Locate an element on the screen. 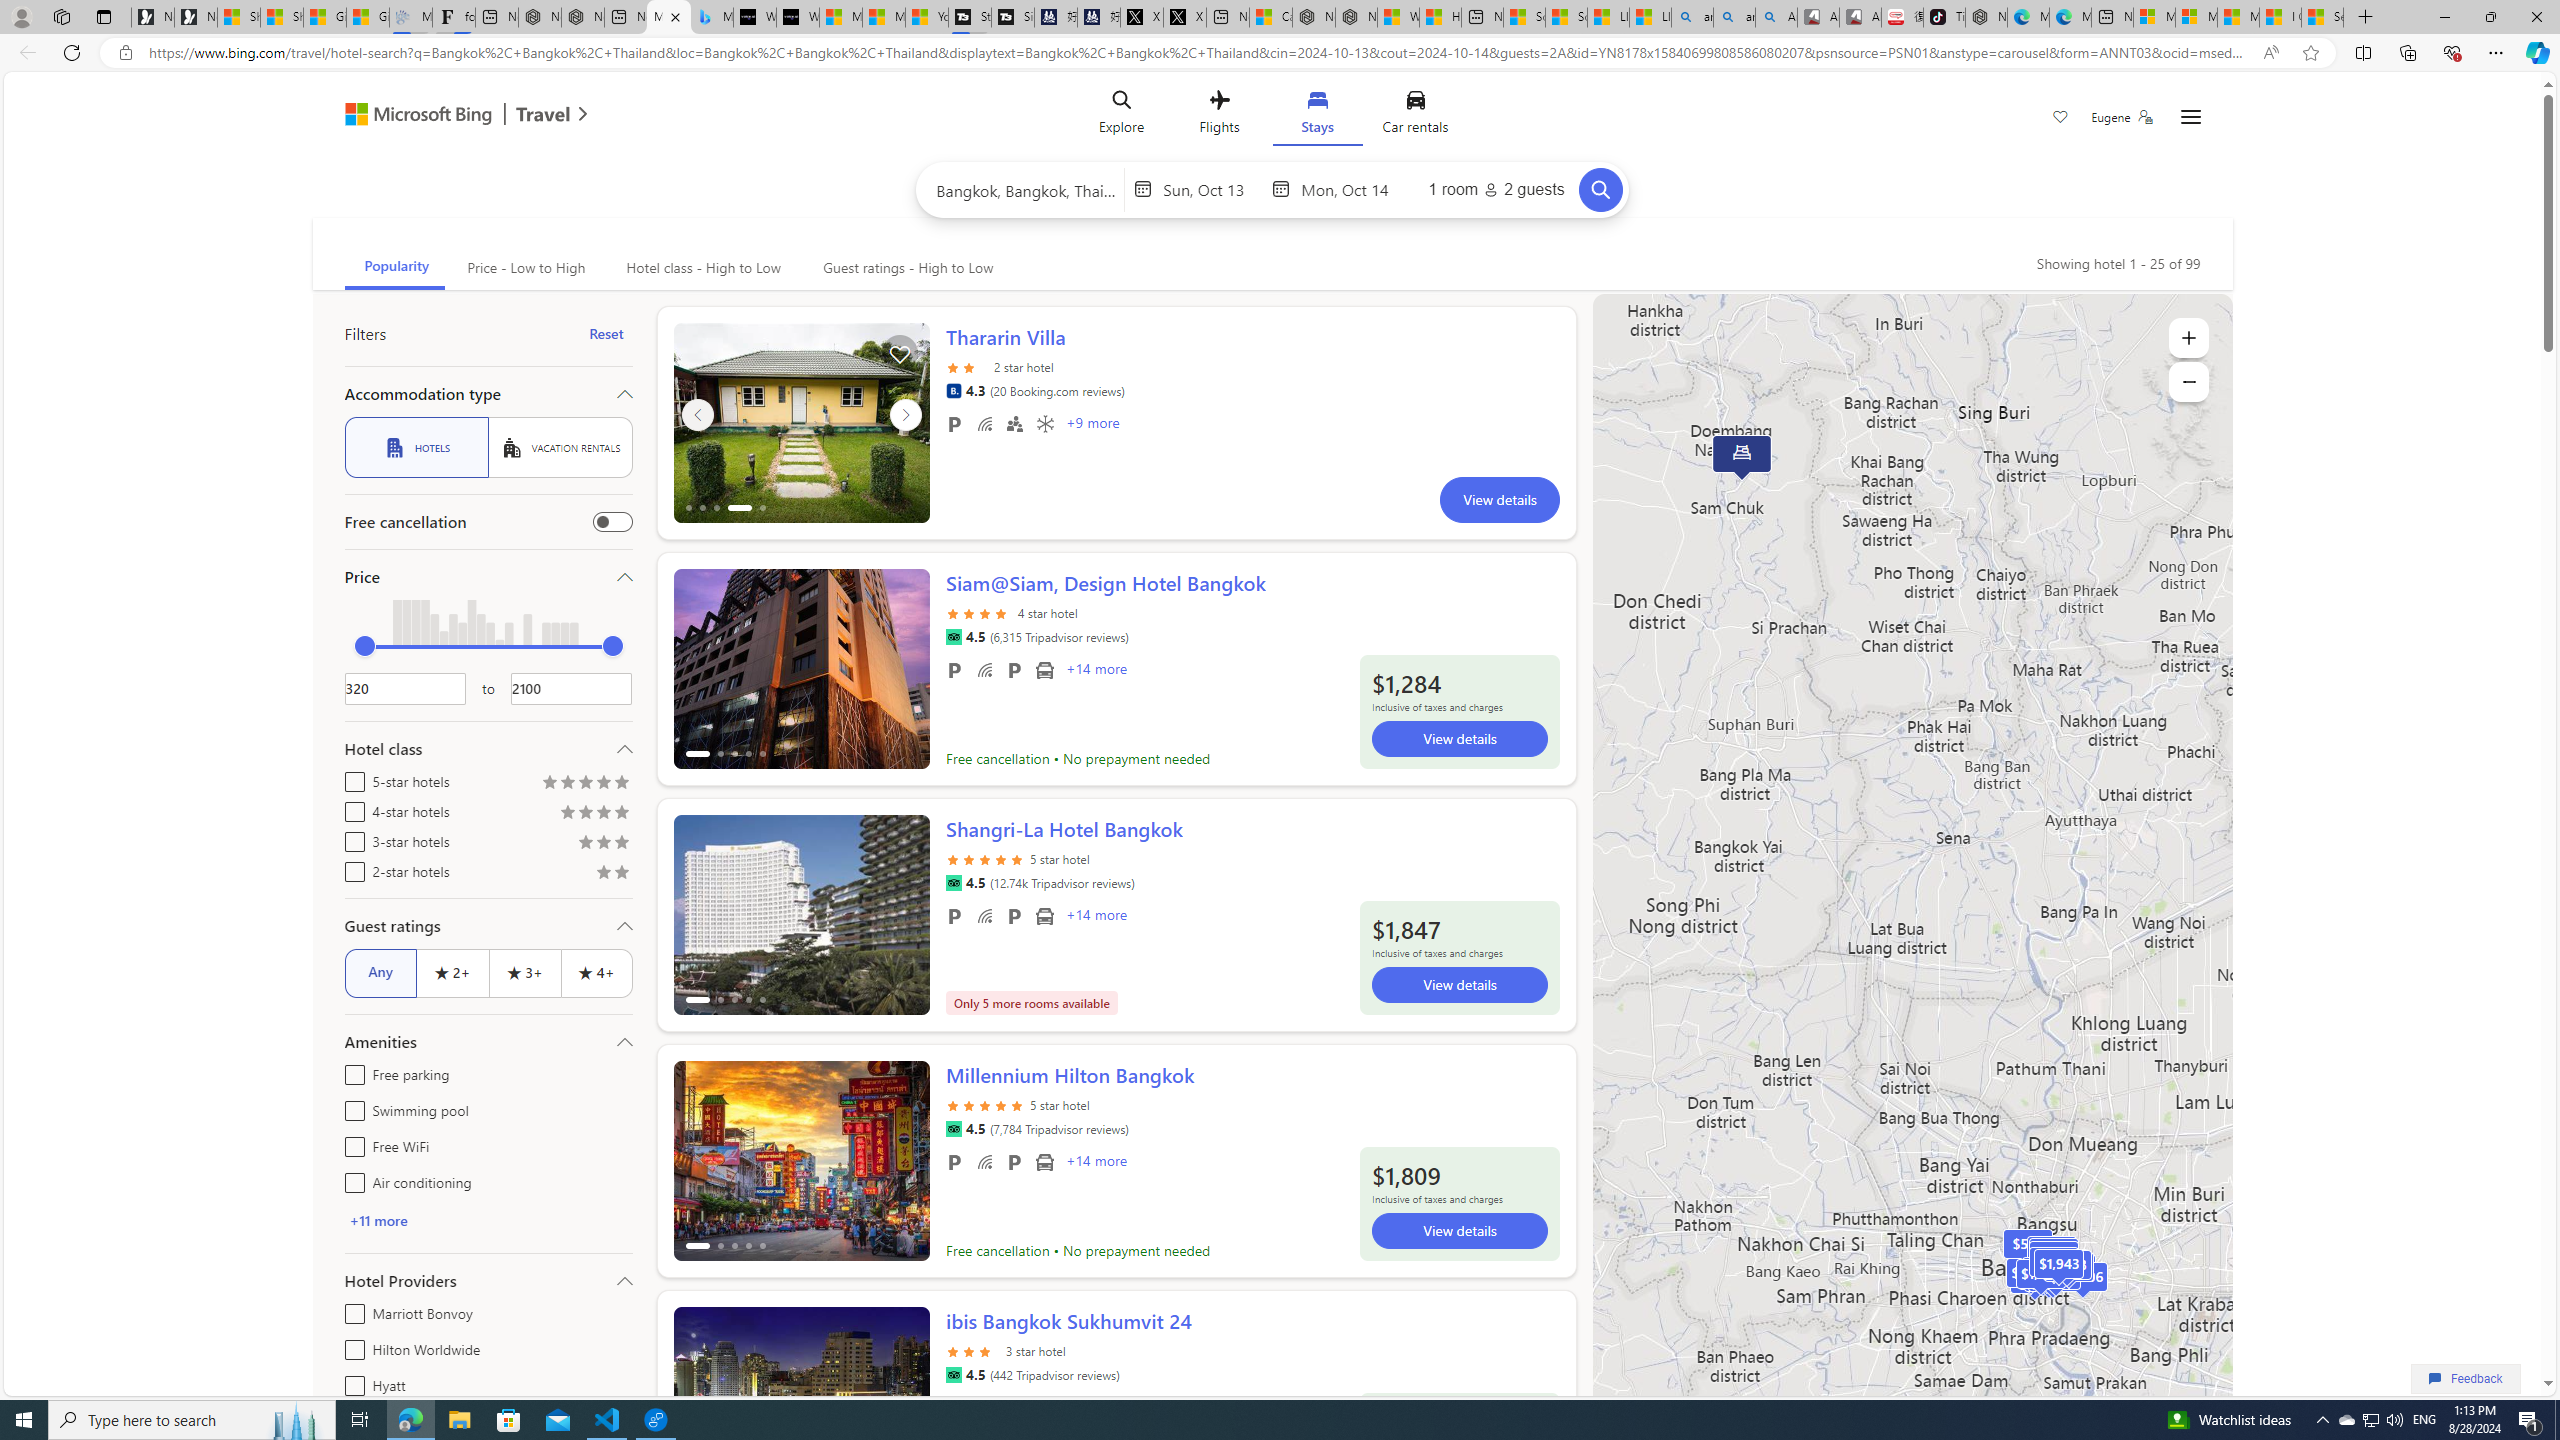 The width and height of the screenshot is (2560, 1440). 'Swimming pool' is located at coordinates (350, 1107).